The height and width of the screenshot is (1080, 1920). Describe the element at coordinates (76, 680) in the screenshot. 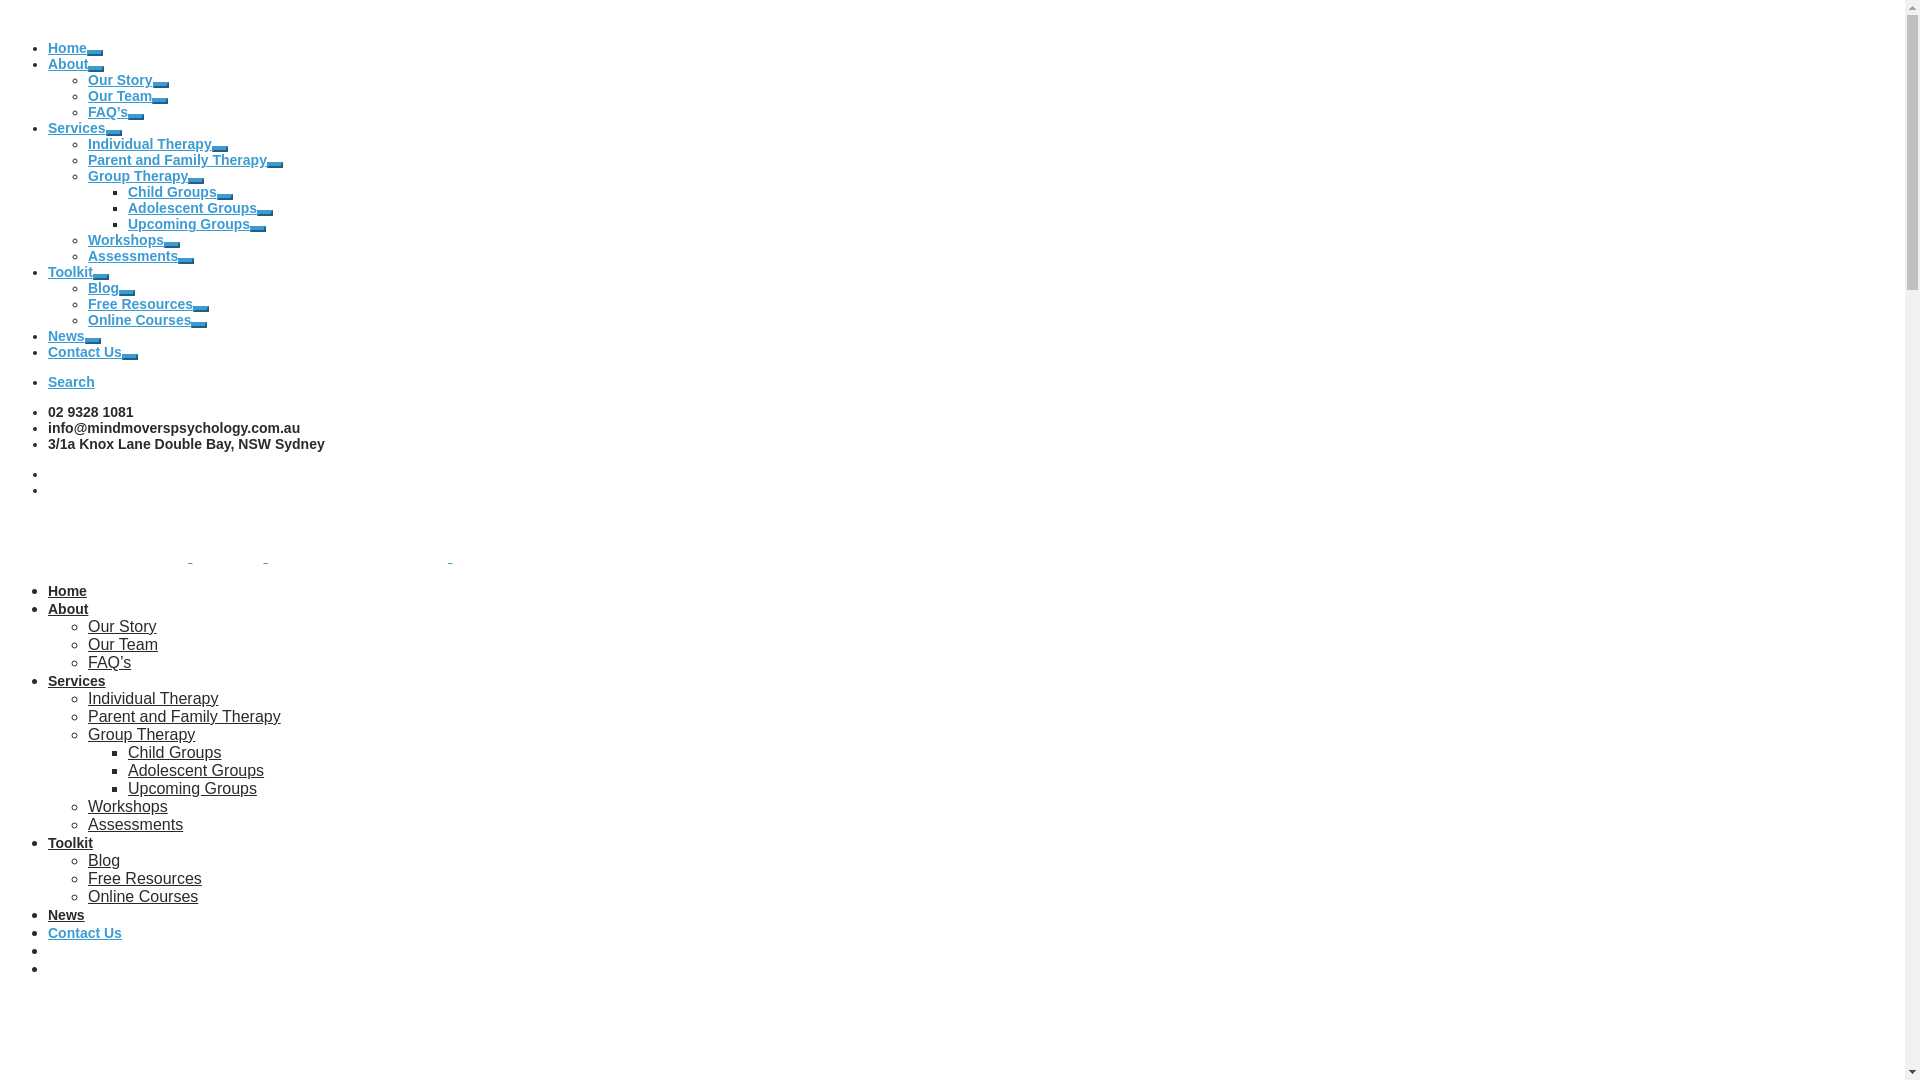

I see `'Services'` at that location.